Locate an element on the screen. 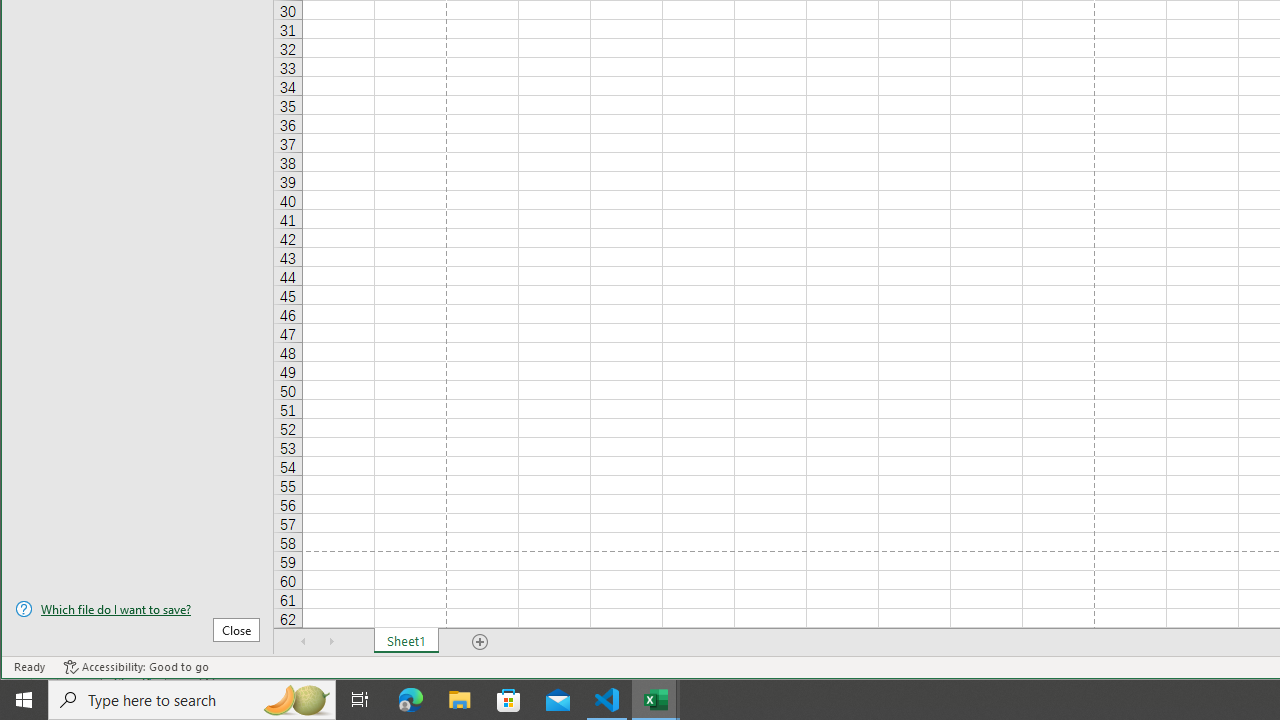 The width and height of the screenshot is (1280, 720). 'Search highlights icon opens search home window' is located at coordinates (294, 698).